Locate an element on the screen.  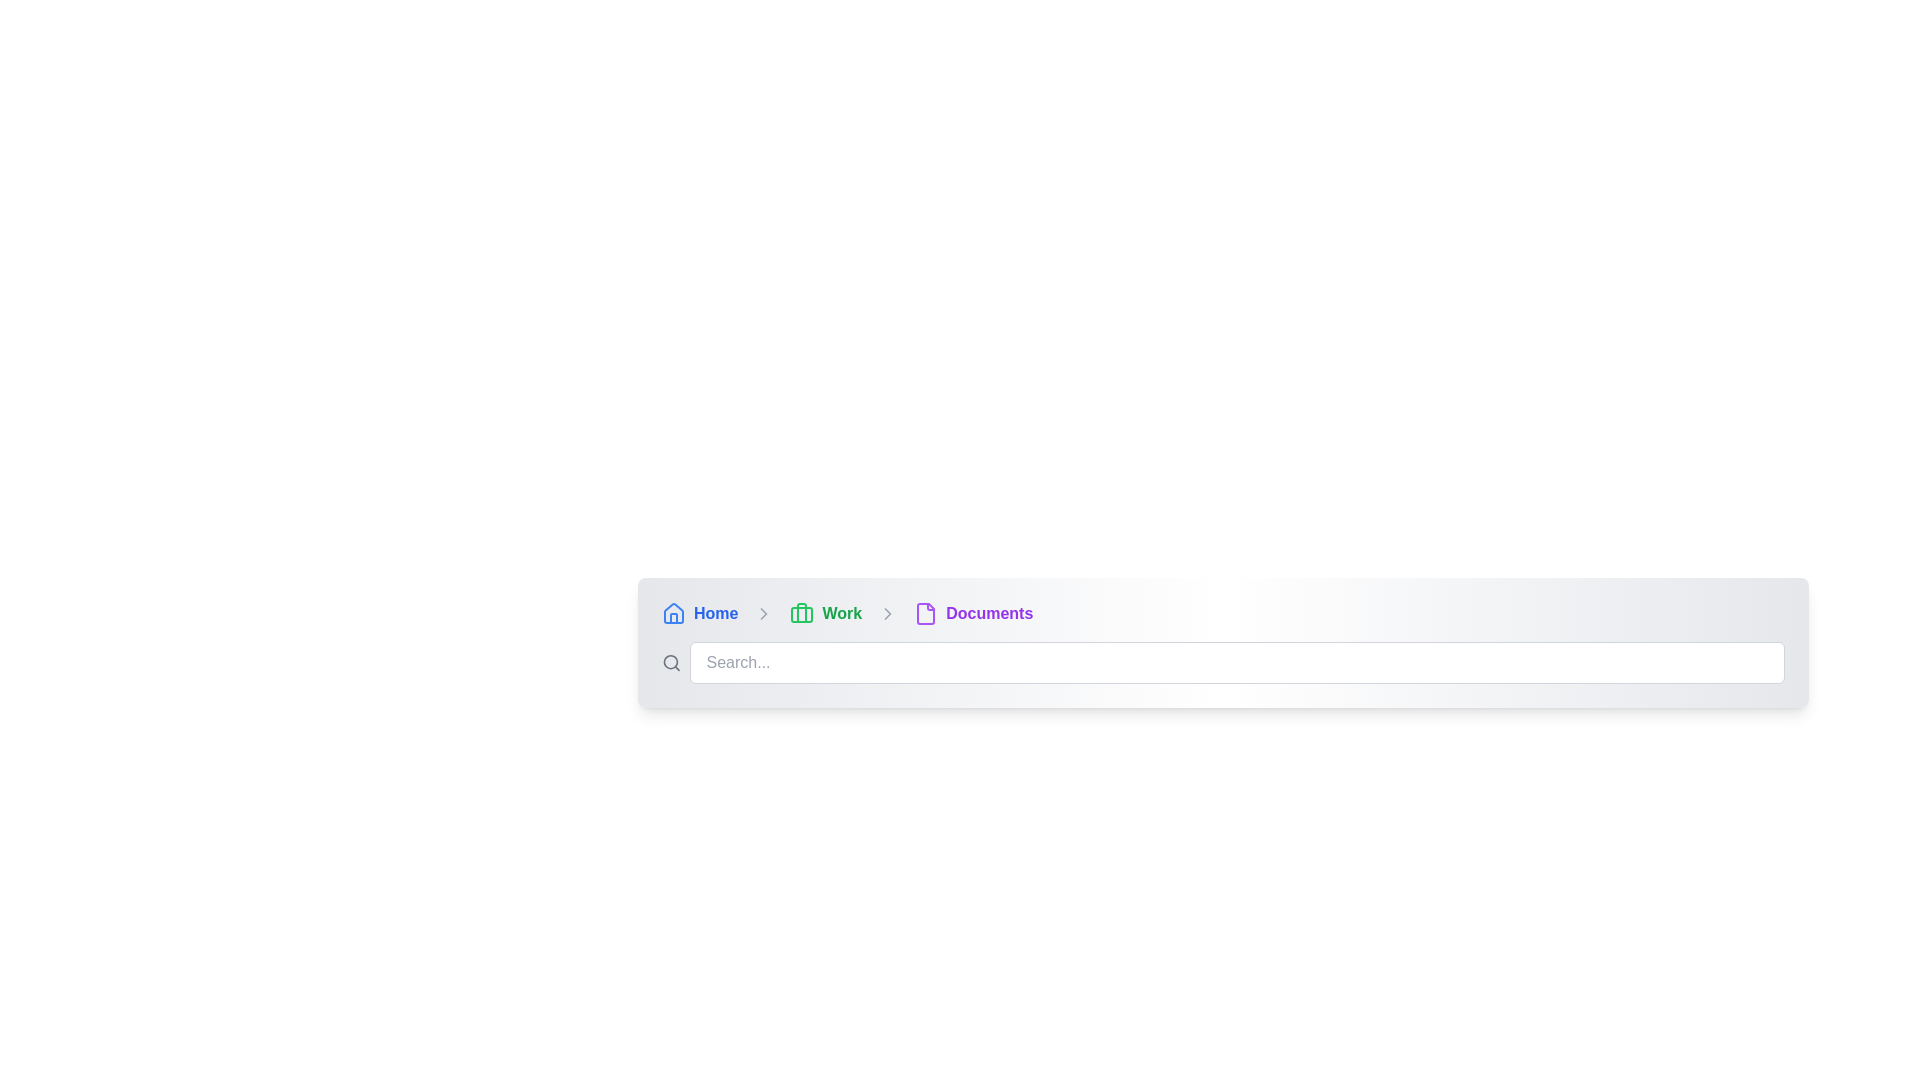
the search icon located to the left of the search input field, which visually indicates the search functionality is located at coordinates (671, 663).